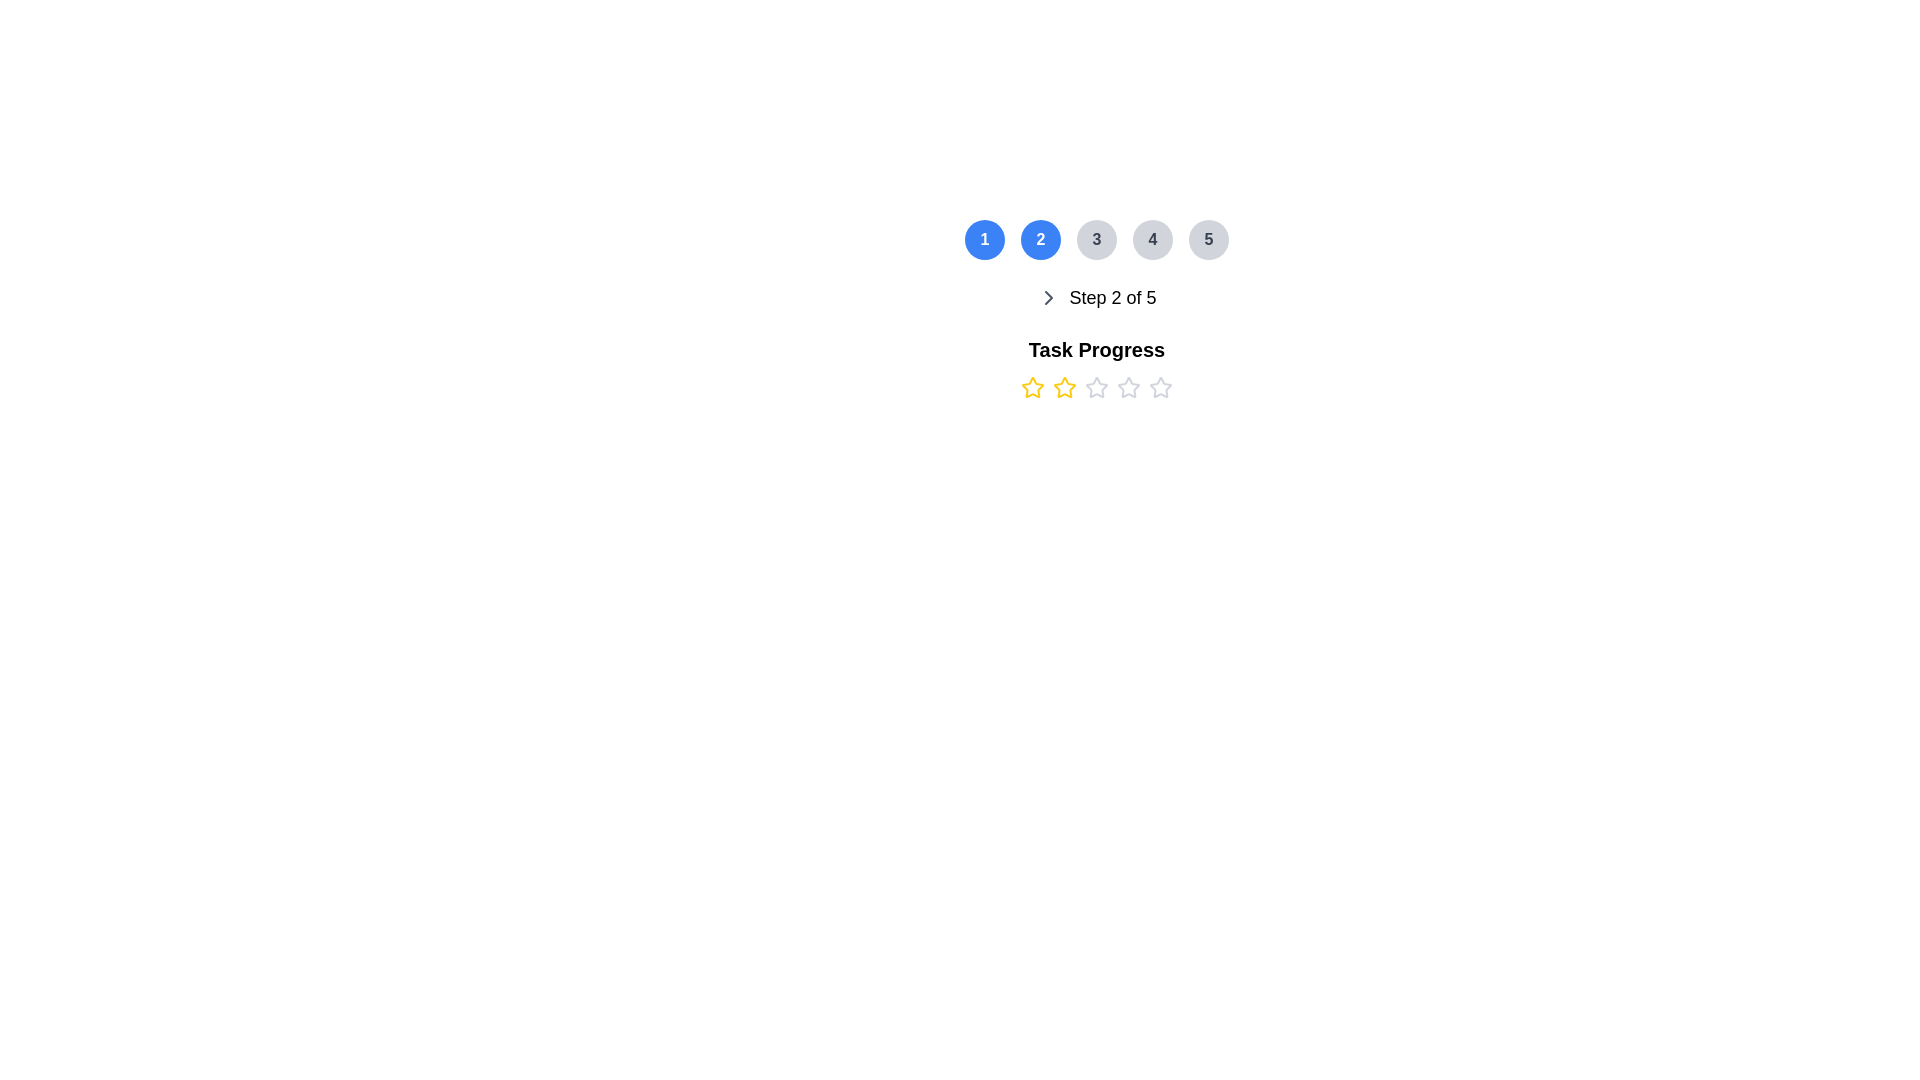 This screenshot has height=1080, width=1920. What do you see at coordinates (1032, 387) in the screenshot?
I see `the first star icon in the horizontal array of five star icons below the text 'Task Progress'` at bounding box center [1032, 387].